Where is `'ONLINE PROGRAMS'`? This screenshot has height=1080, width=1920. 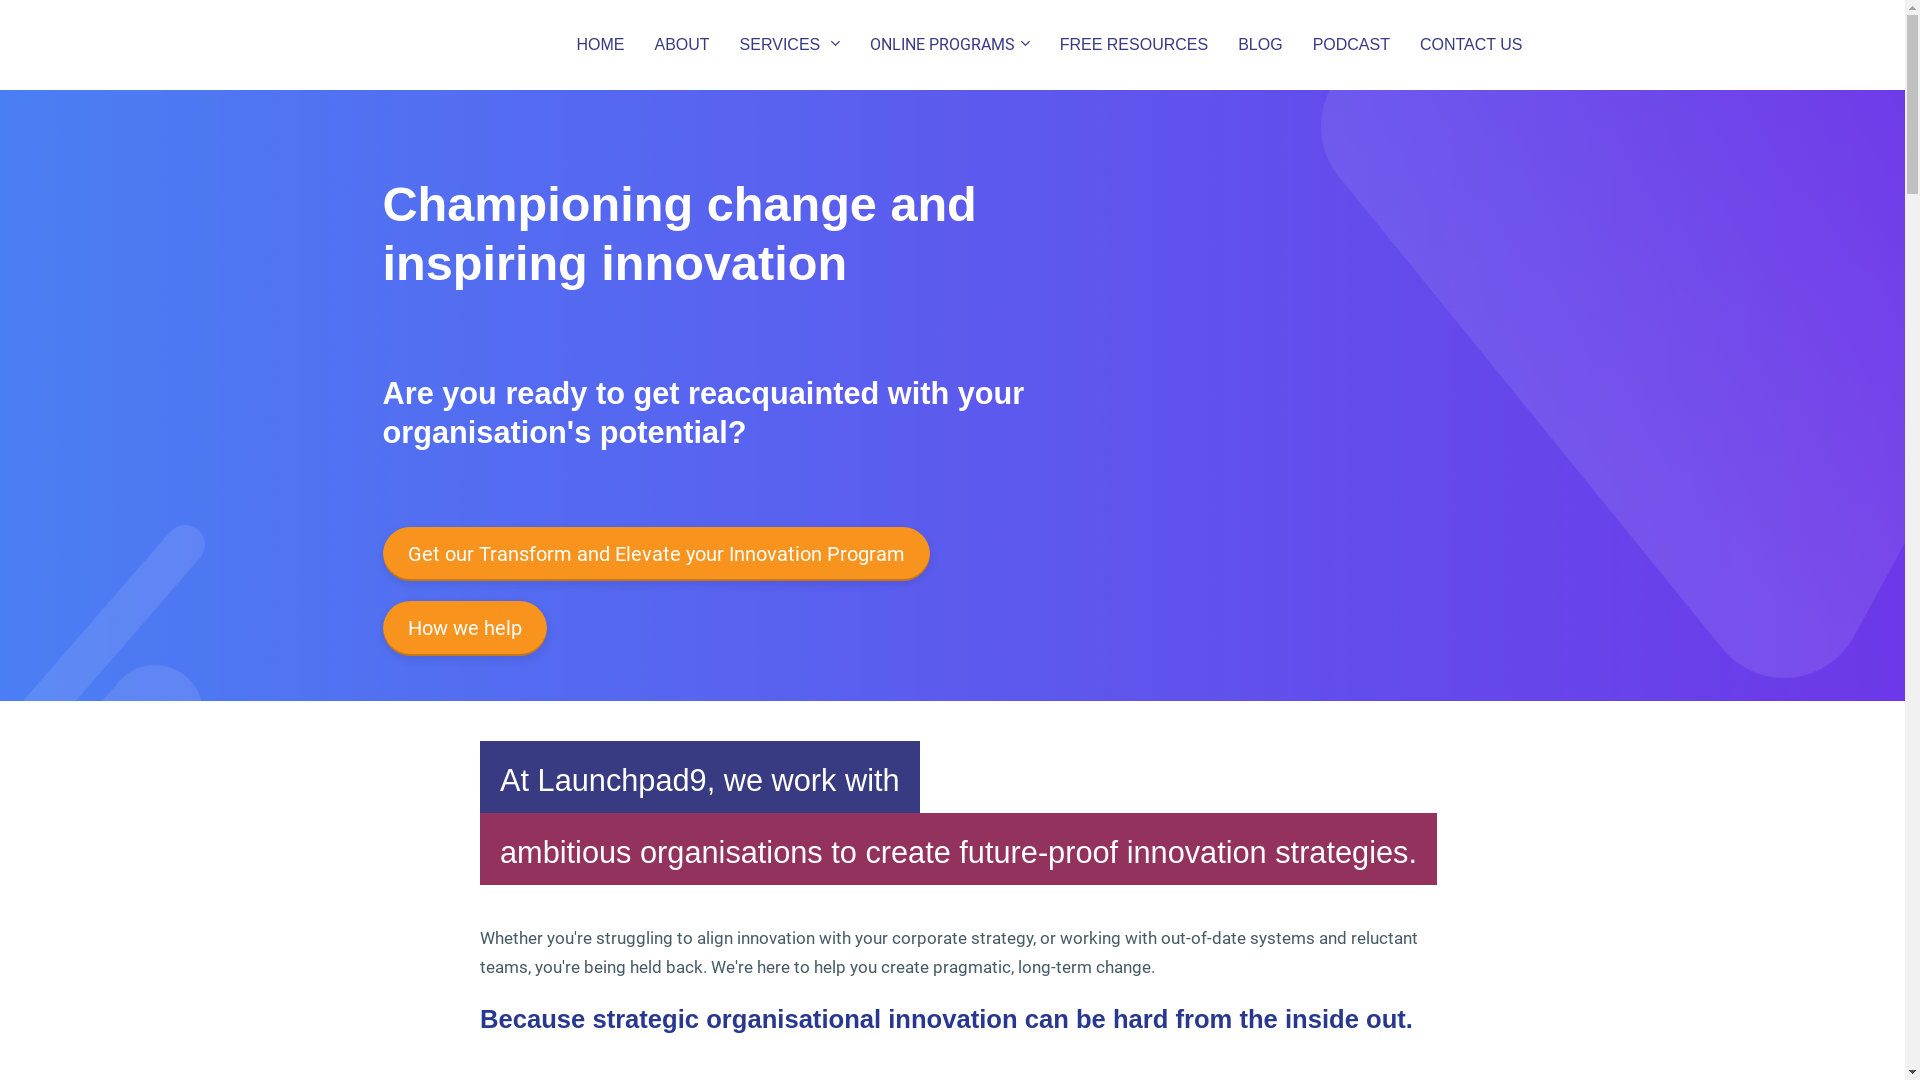
'ONLINE PROGRAMS' is located at coordinates (949, 45).